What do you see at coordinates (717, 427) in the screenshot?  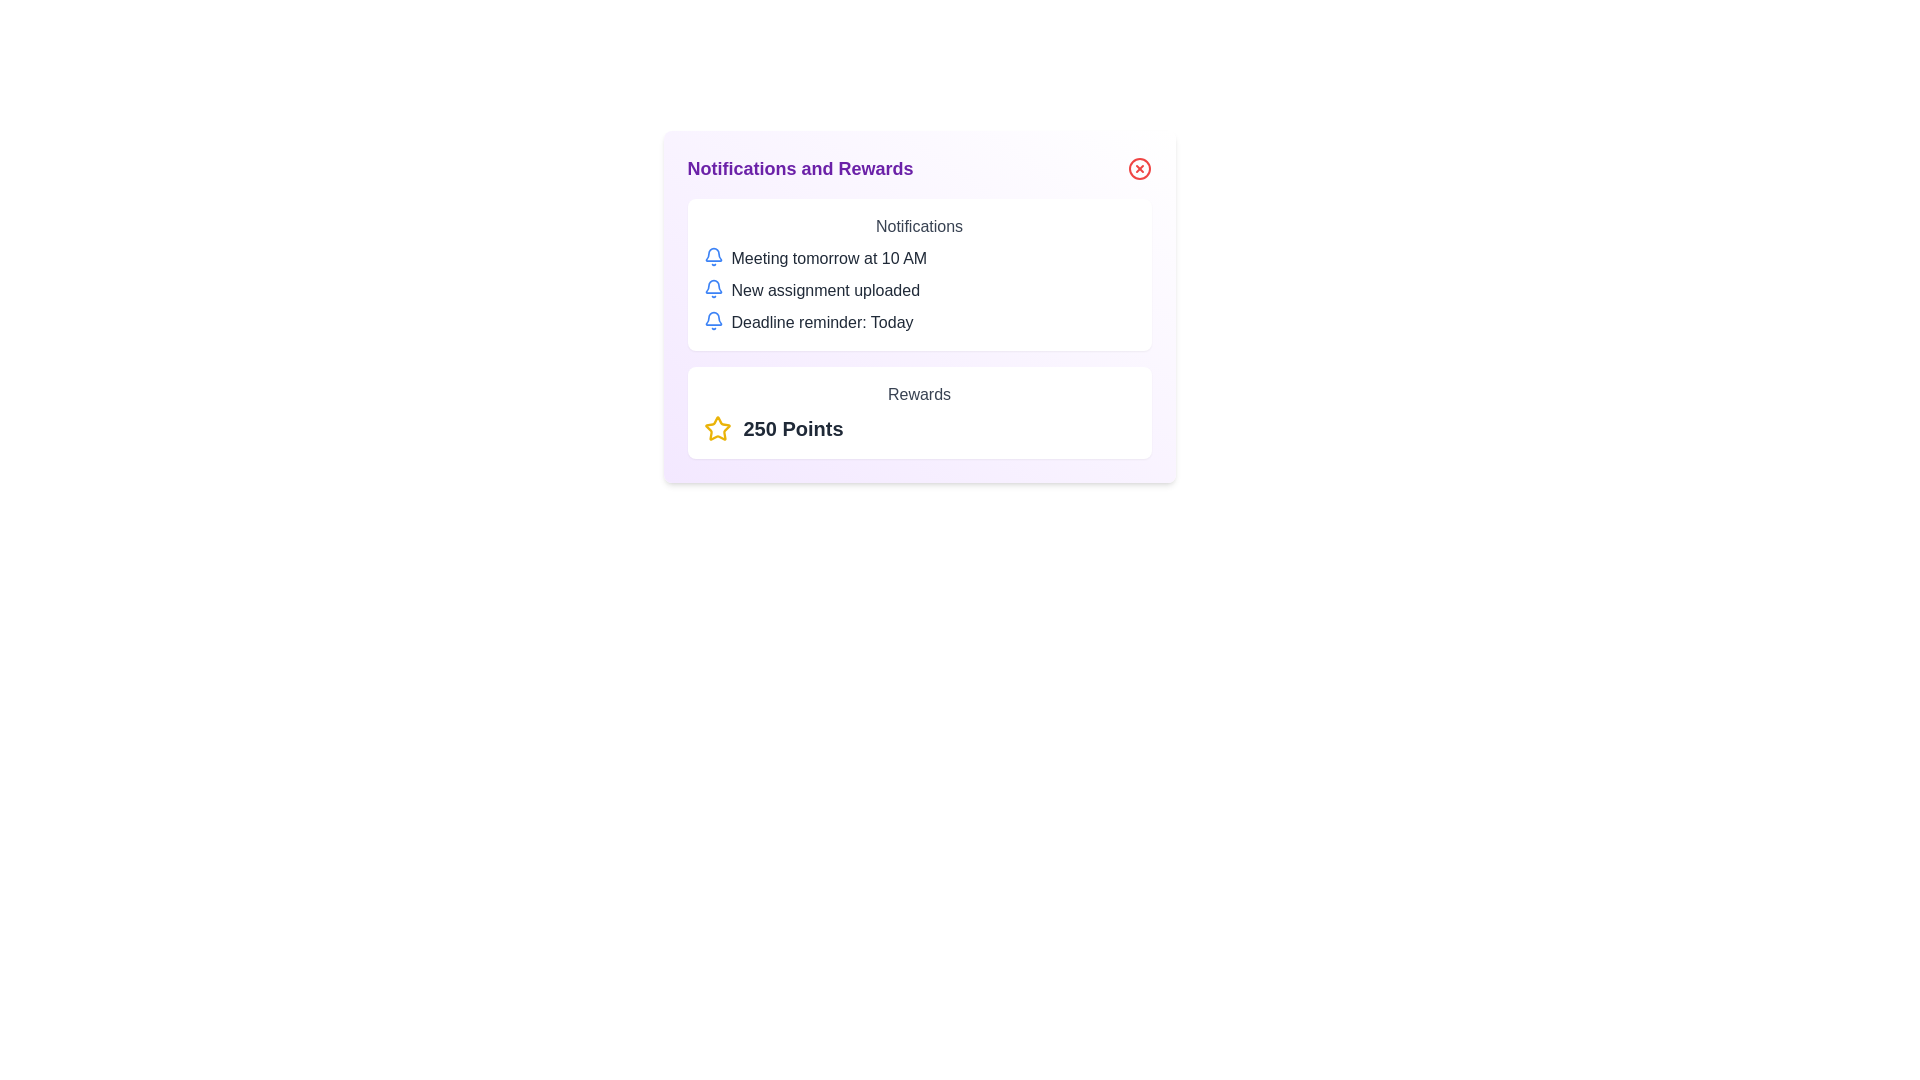 I see `the reward icon located to the left of the '250 Points' text in the 'Rewards' card interface` at bounding box center [717, 427].